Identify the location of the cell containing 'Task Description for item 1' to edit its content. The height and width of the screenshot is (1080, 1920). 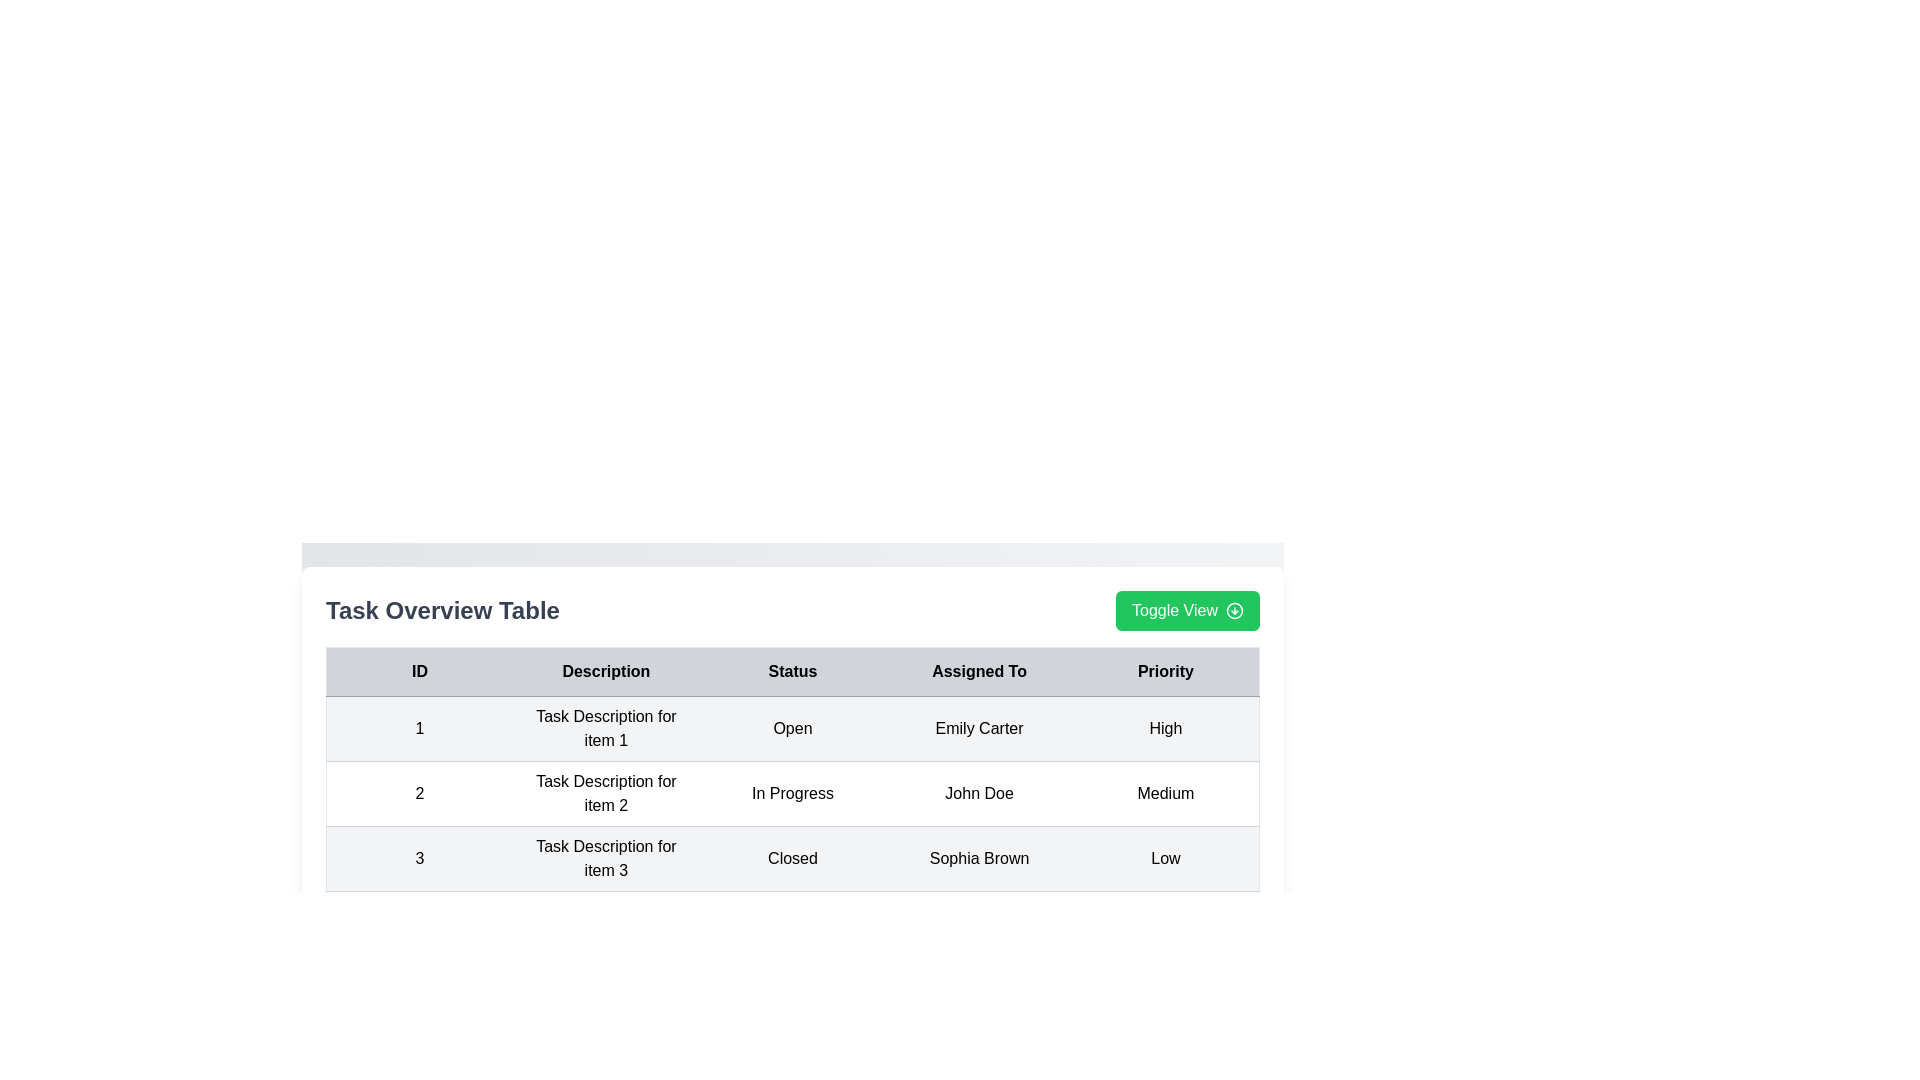
(604, 729).